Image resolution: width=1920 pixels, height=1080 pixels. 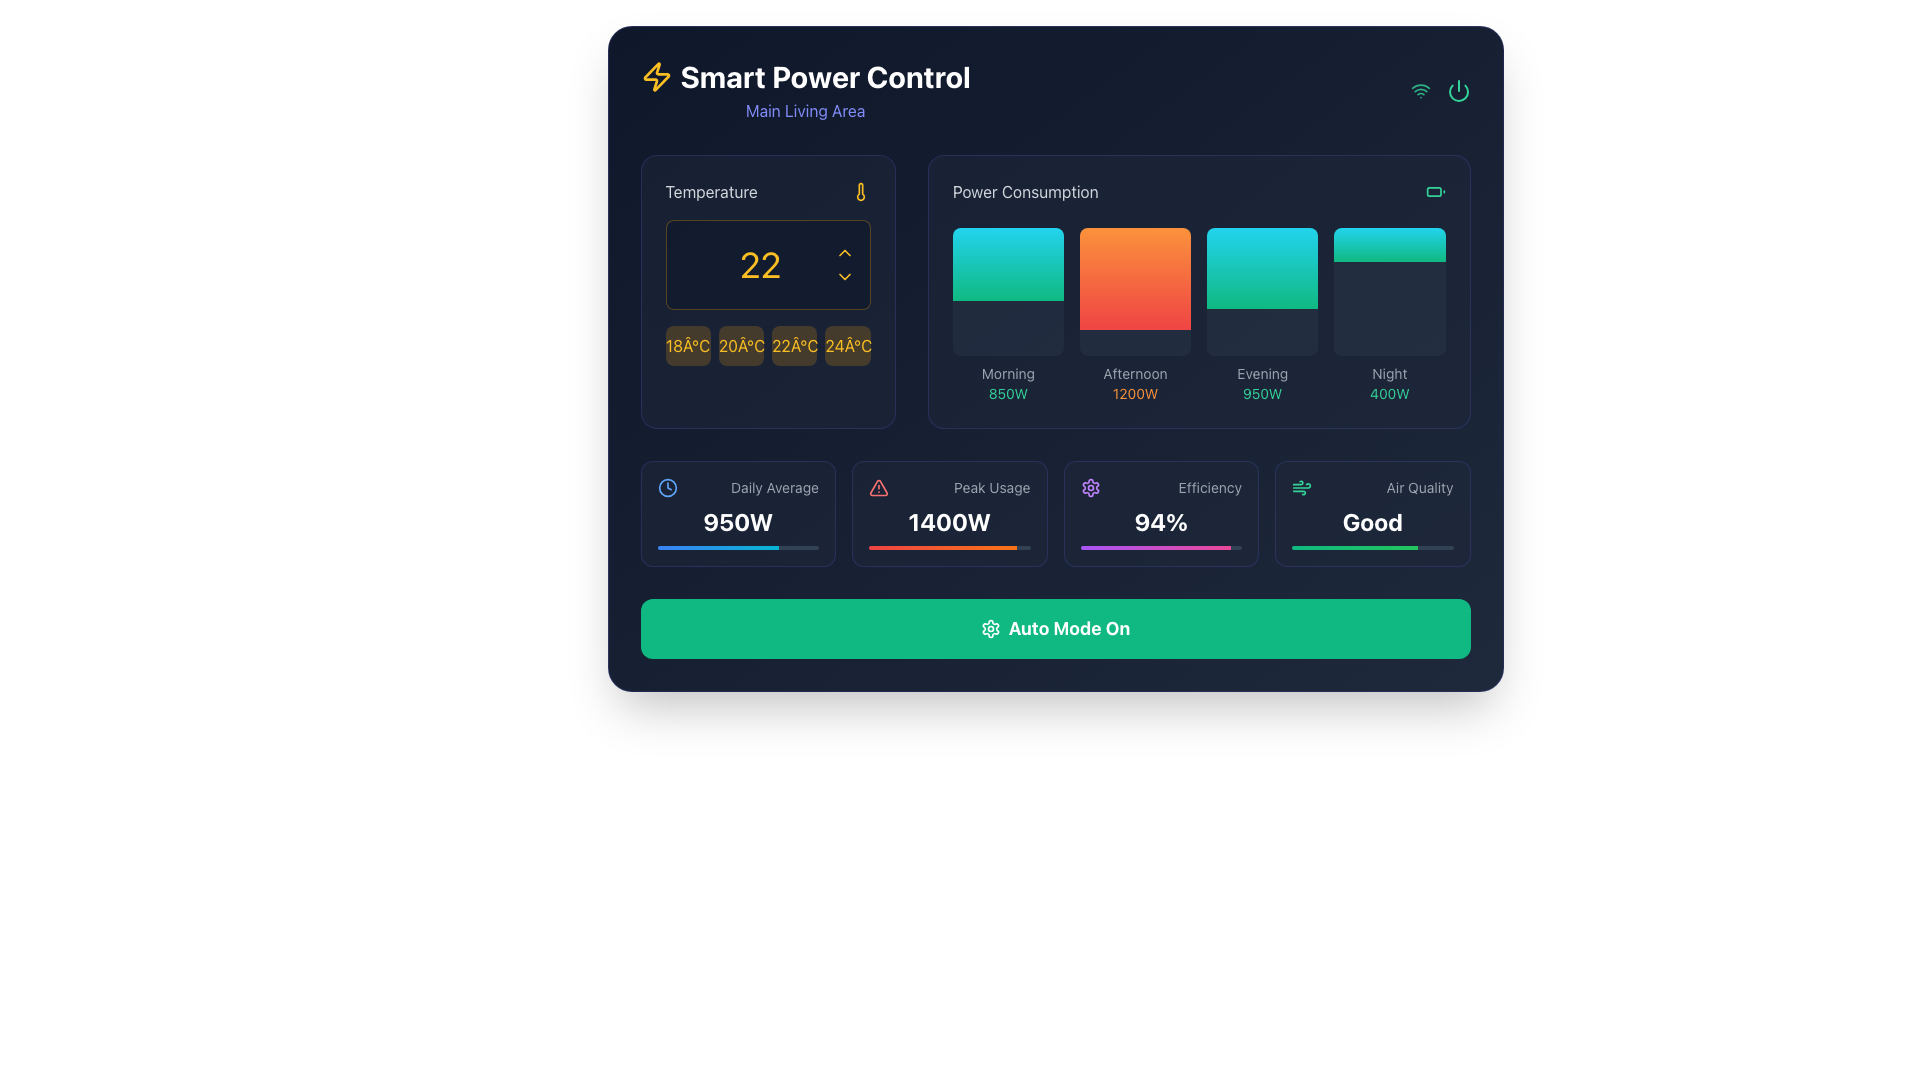 I want to click on the 'Evening' card in the Power Consumption section, which is the third card in a group of four, featuring a cyan to emerald gradient on top and dark slate color on the bottom, so click(x=1261, y=292).